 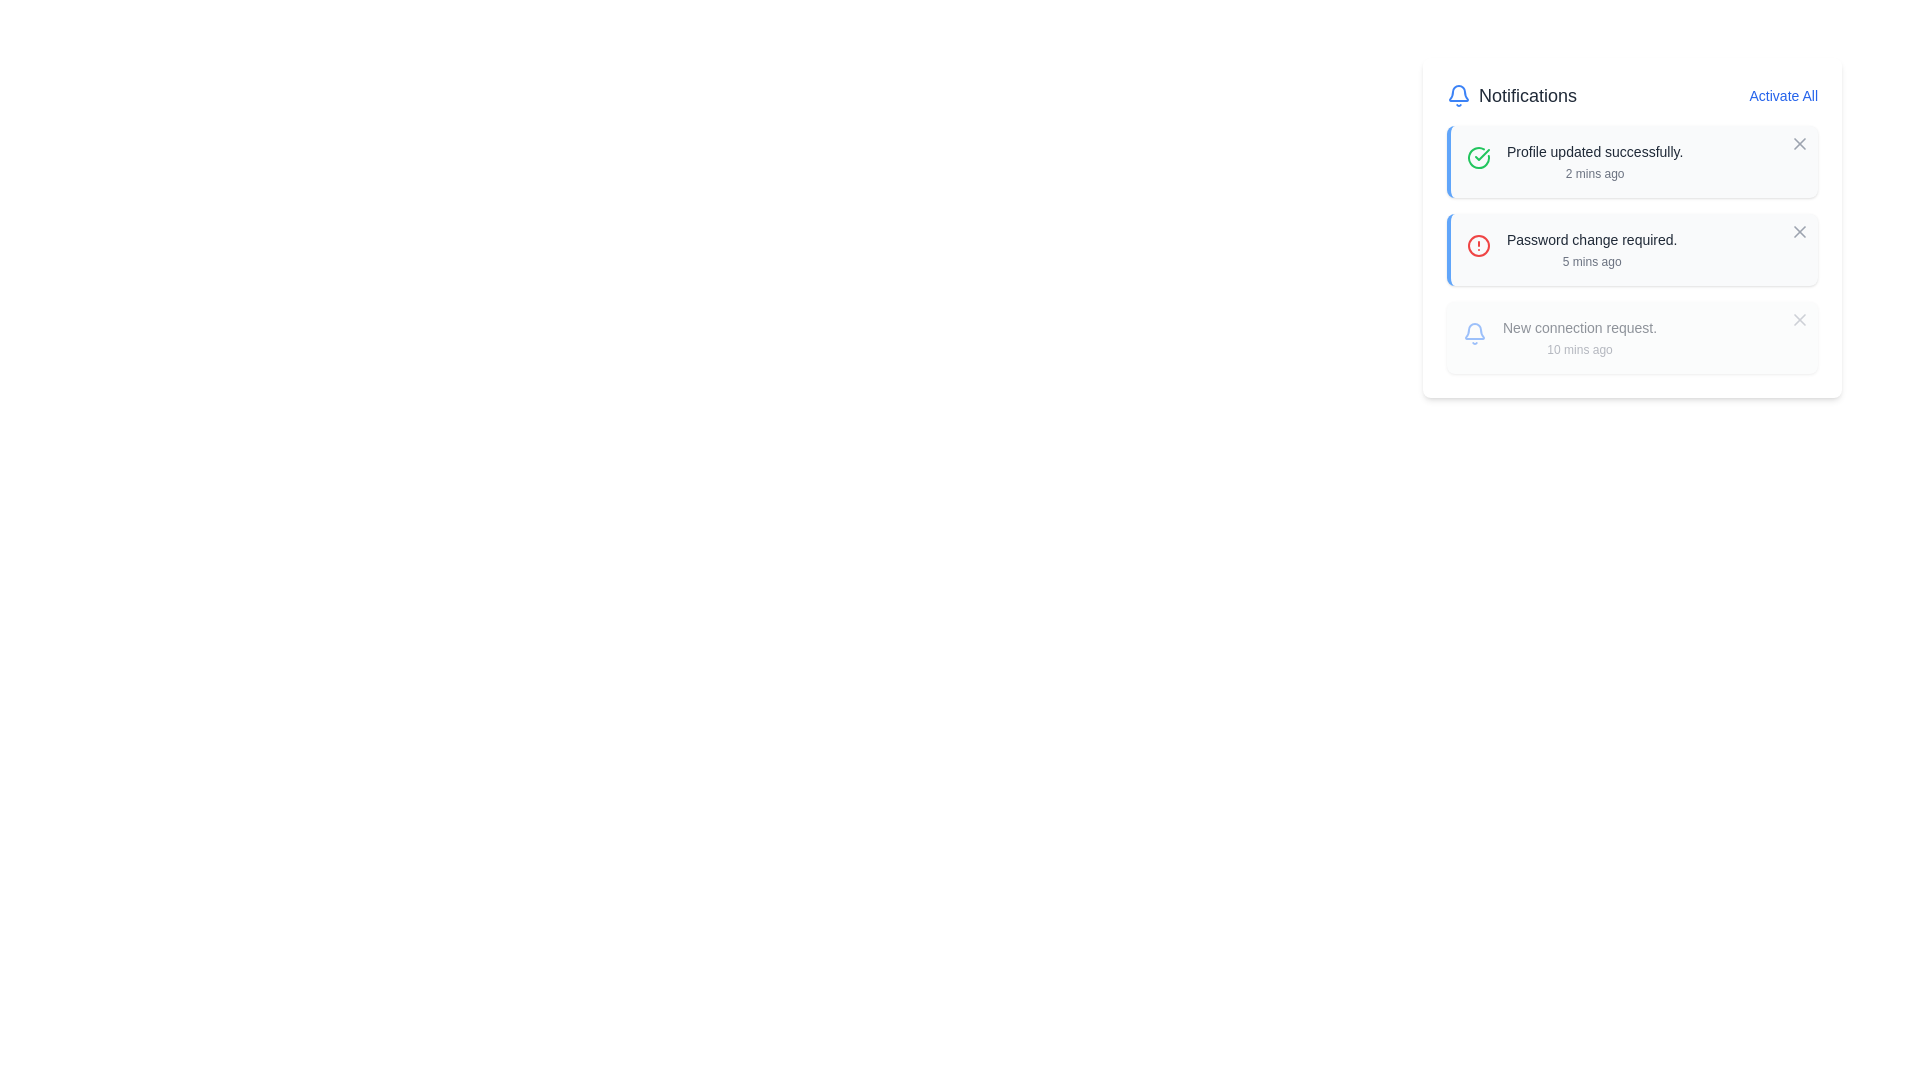 What do you see at coordinates (1474, 333) in the screenshot?
I see `the blue bell icon located at the top of the notification panel` at bounding box center [1474, 333].